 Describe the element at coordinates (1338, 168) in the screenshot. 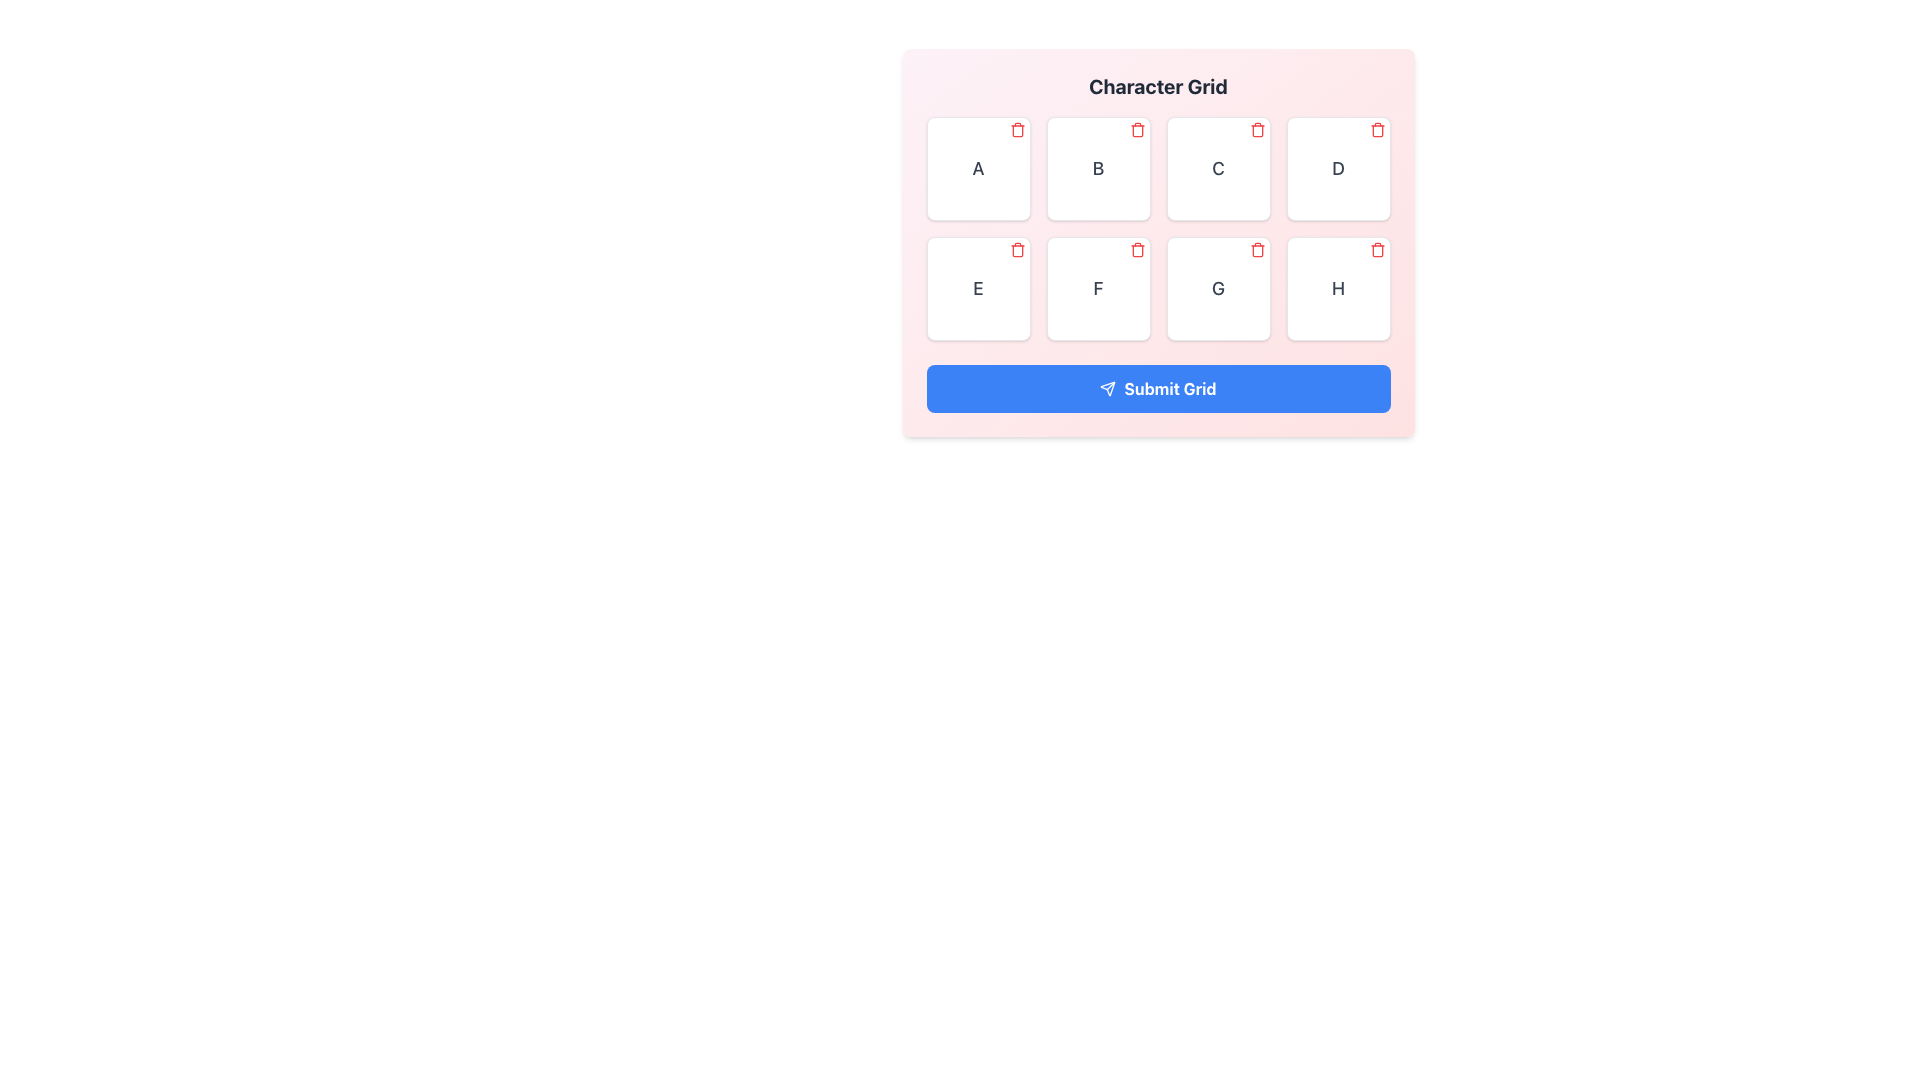

I see `the button labeled 'D' located in the first row of the grid layout` at that location.